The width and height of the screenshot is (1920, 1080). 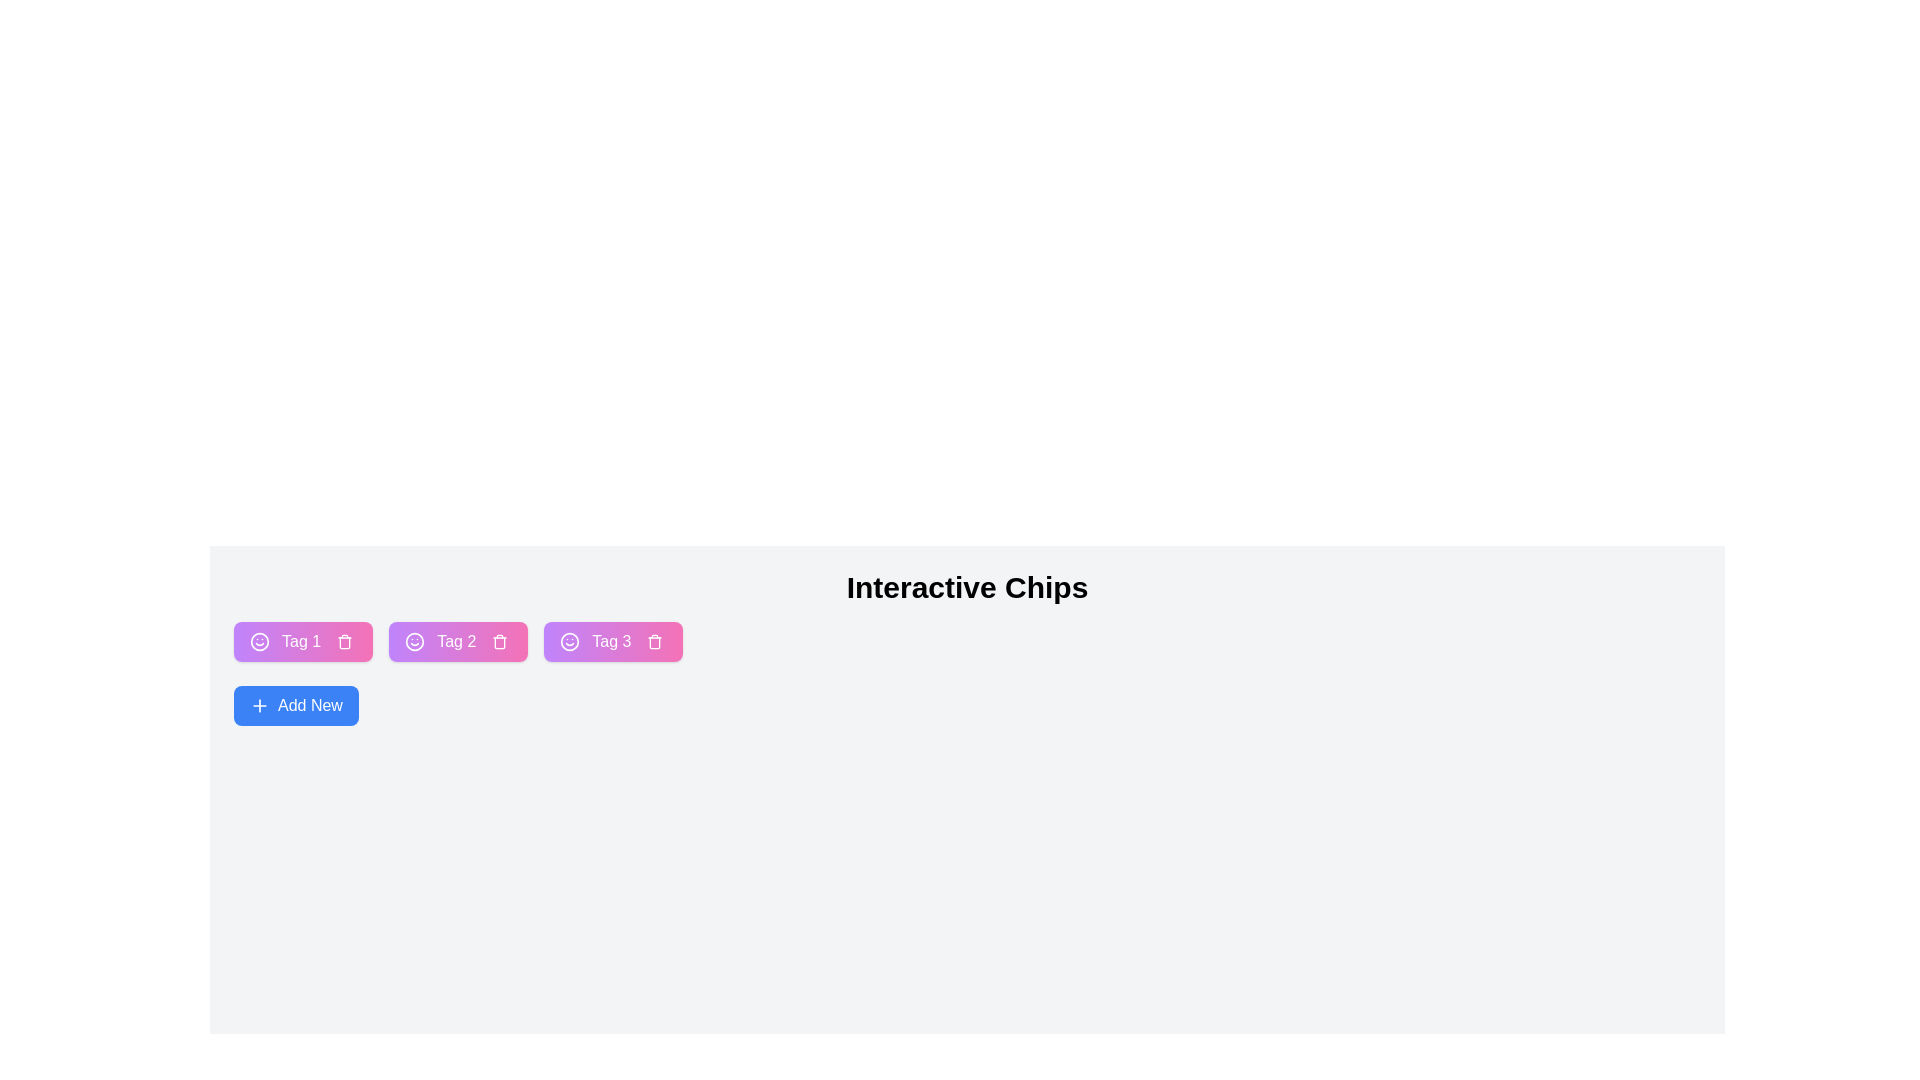 What do you see at coordinates (569, 641) in the screenshot?
I see `the smile icon of the chip labeled Tag 3` at bounding box center [569, 641].